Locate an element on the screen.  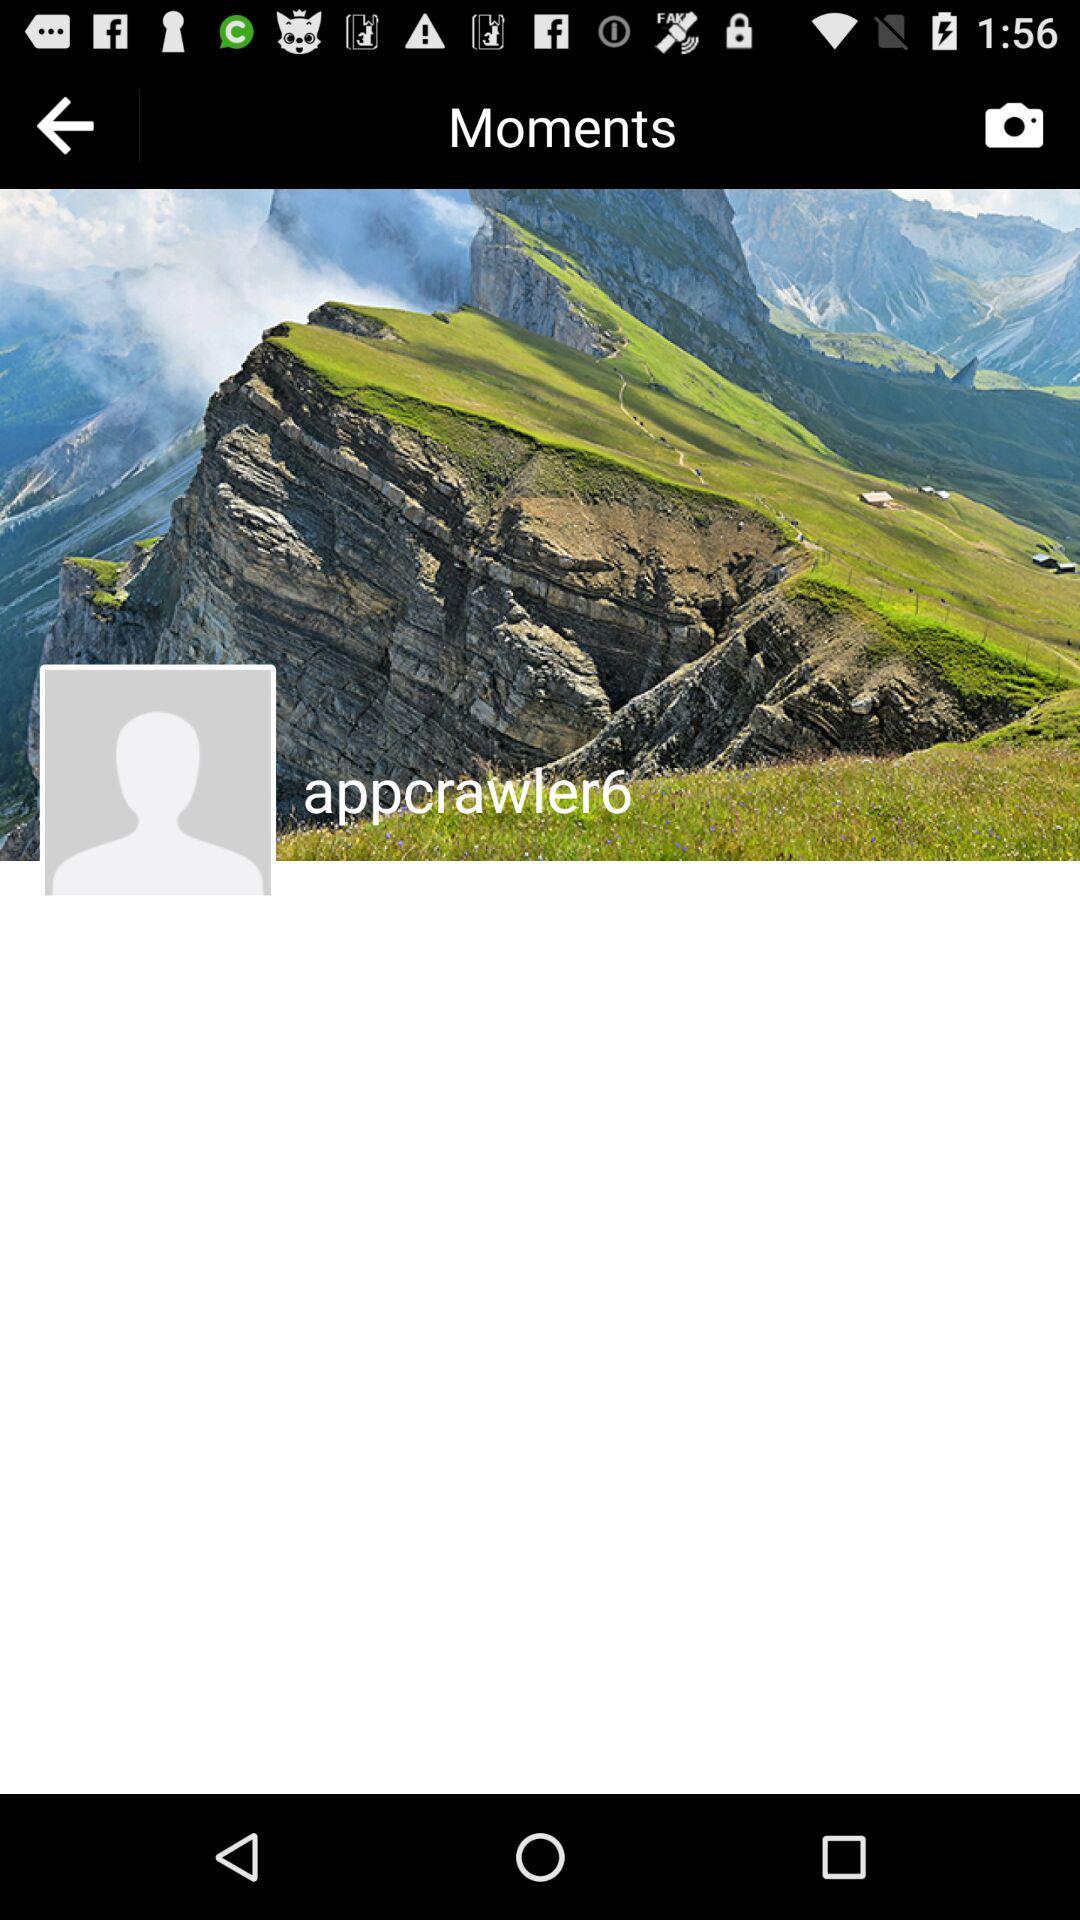
user profile button is located at coordinates (156, 781).